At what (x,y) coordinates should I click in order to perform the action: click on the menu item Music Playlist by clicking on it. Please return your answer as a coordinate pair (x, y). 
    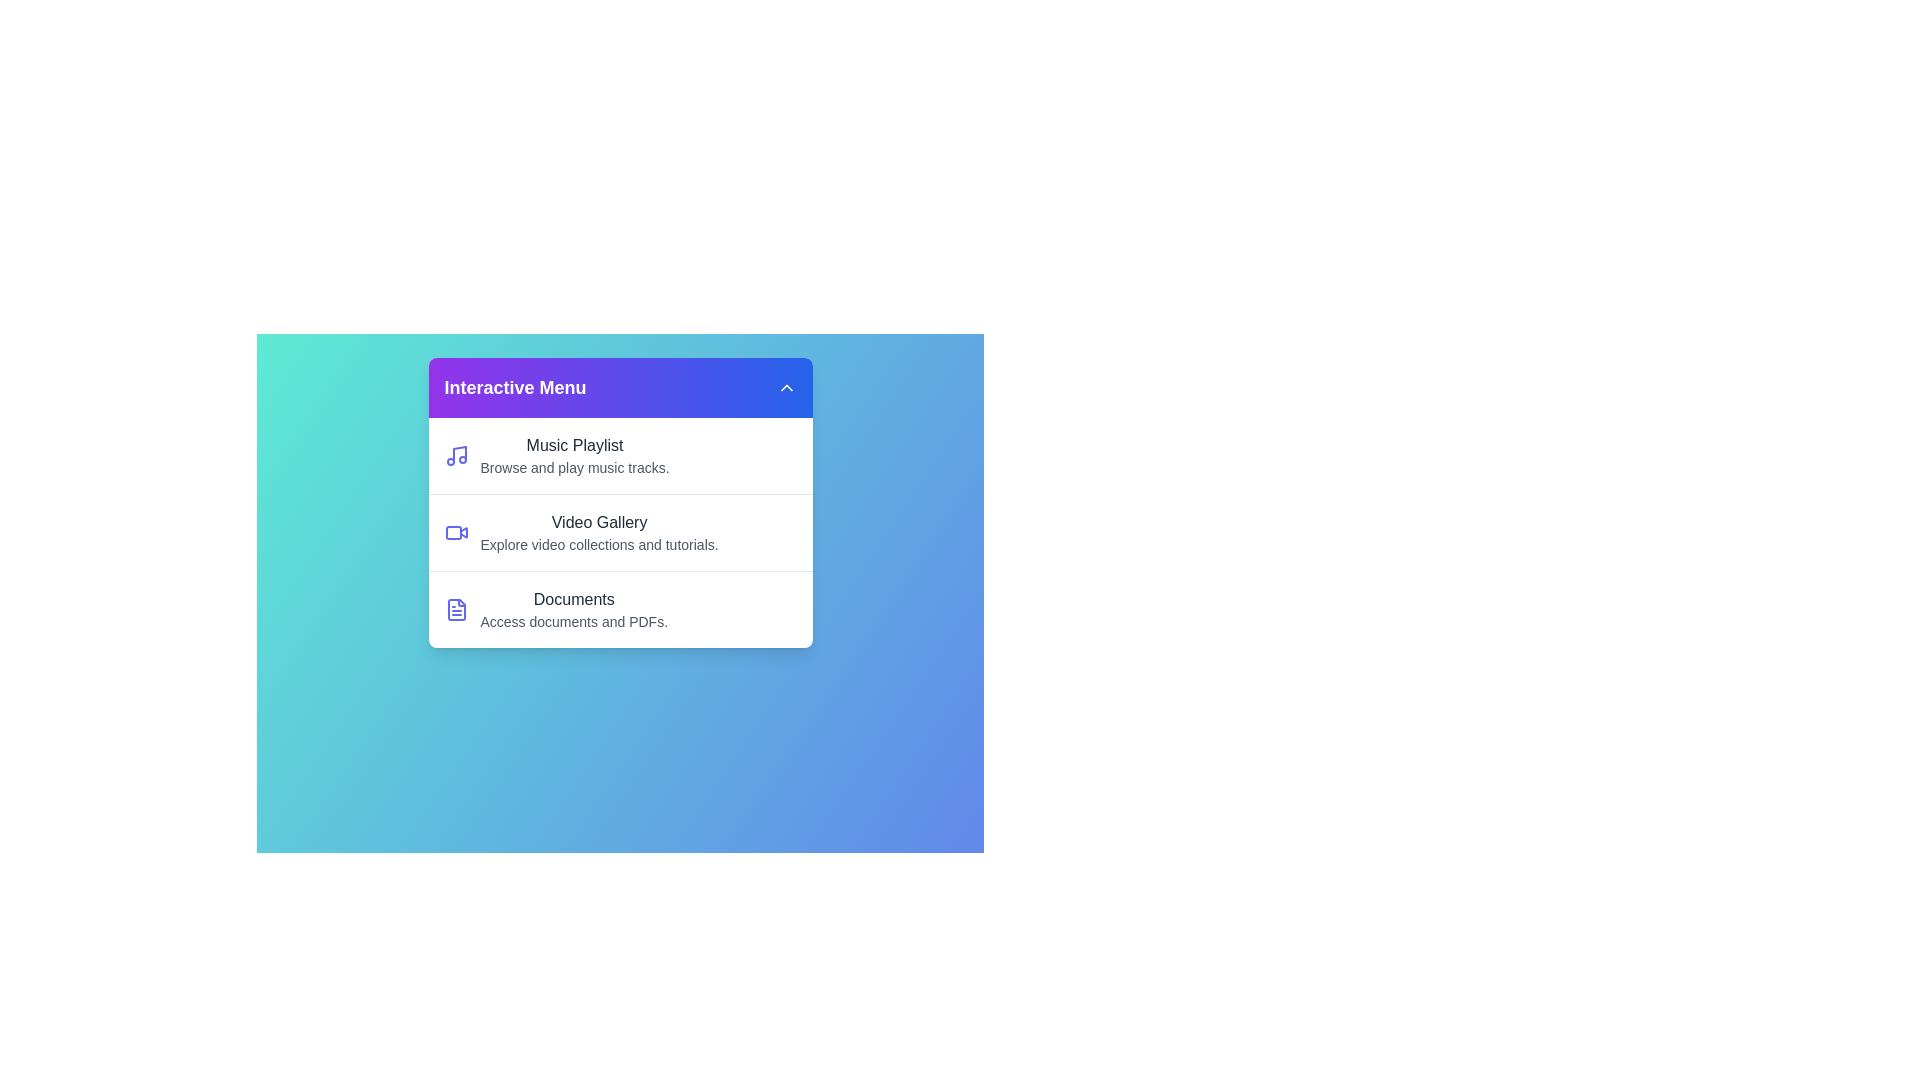
    Looking at the image, I should click on (619, 455).